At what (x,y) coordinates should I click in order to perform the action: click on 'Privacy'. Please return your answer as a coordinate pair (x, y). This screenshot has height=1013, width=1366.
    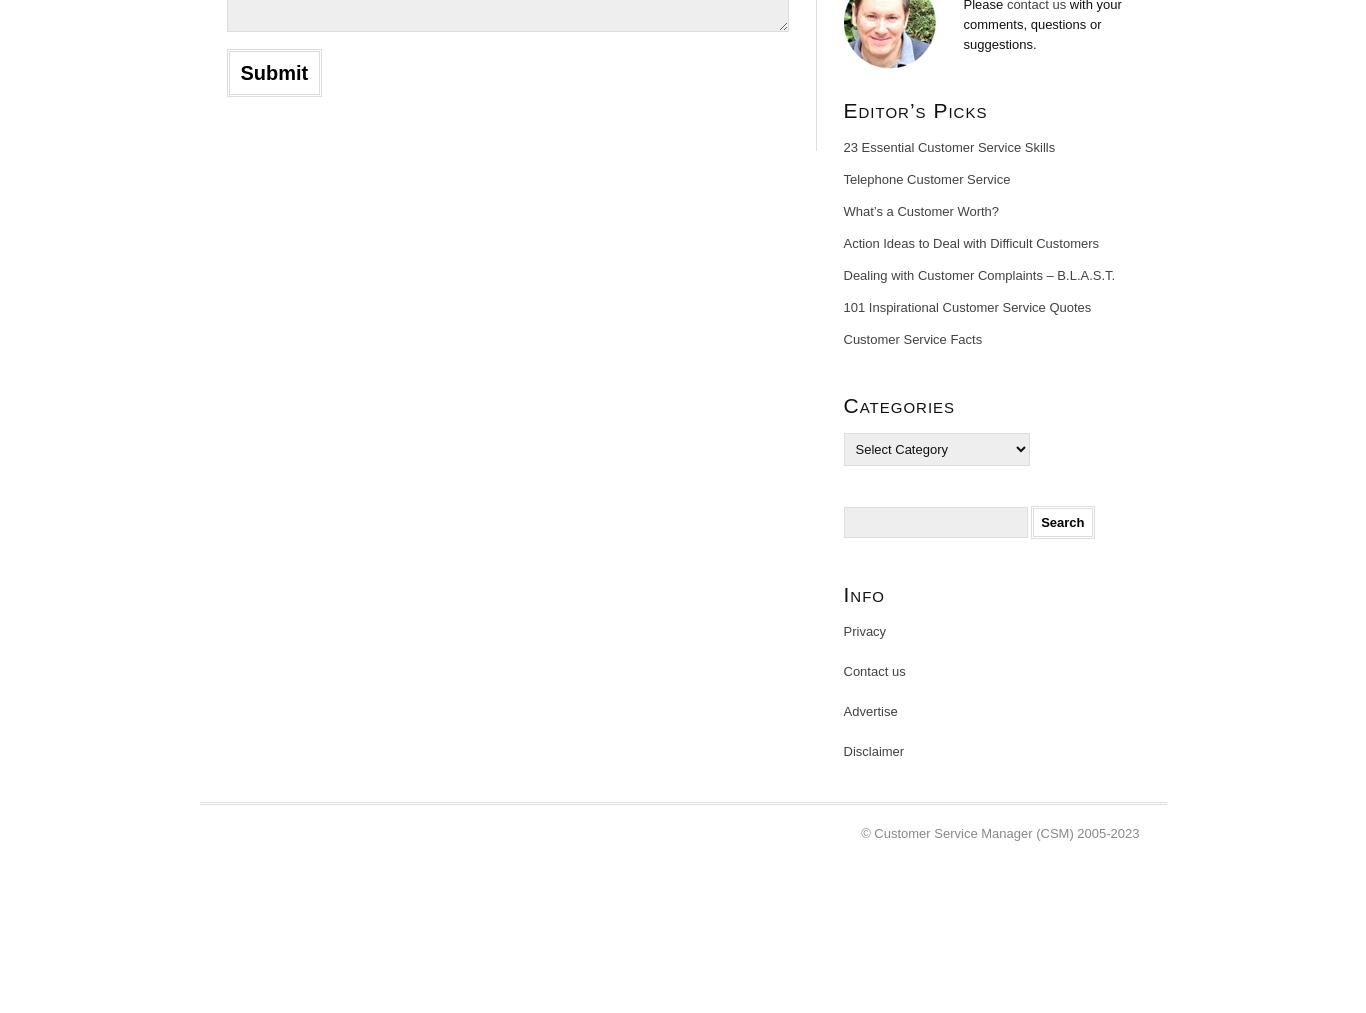
    Looking at the image, I should click on (841, 630).